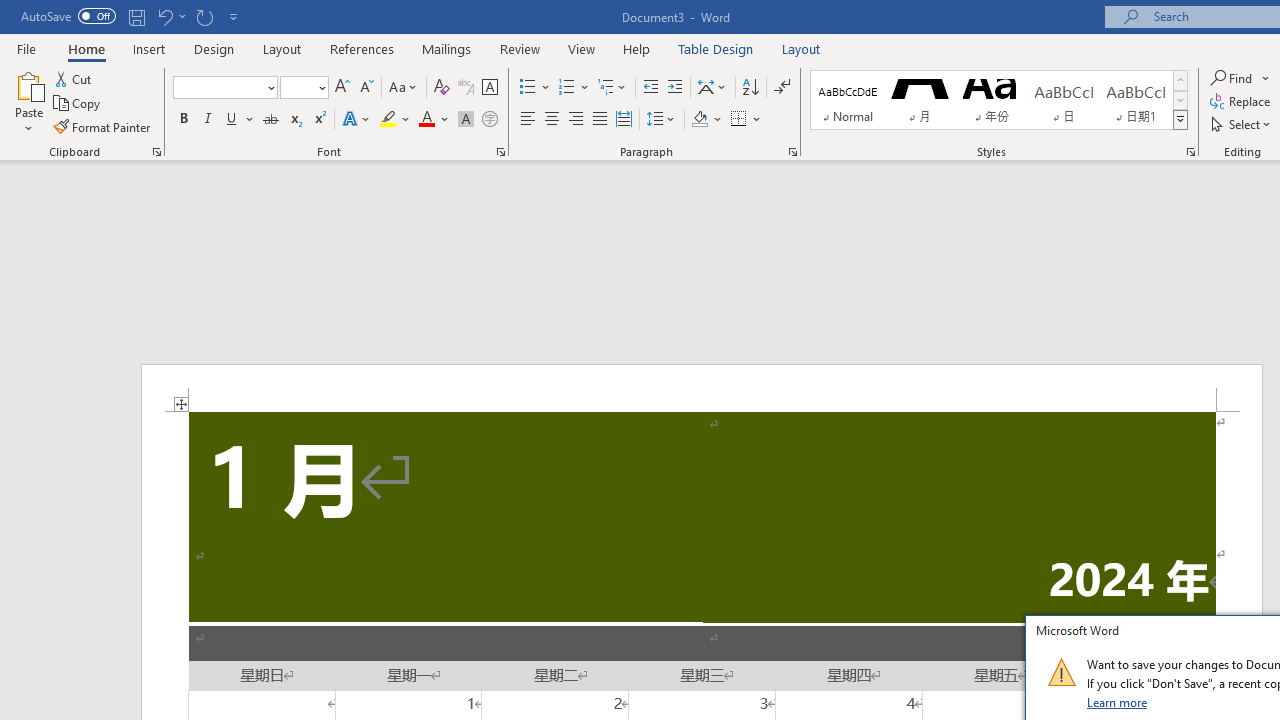 The width and height of the screenshot is (1280, 720). I want to click on 'AutomationID: QuickStylesGallery', so click(999, 100).